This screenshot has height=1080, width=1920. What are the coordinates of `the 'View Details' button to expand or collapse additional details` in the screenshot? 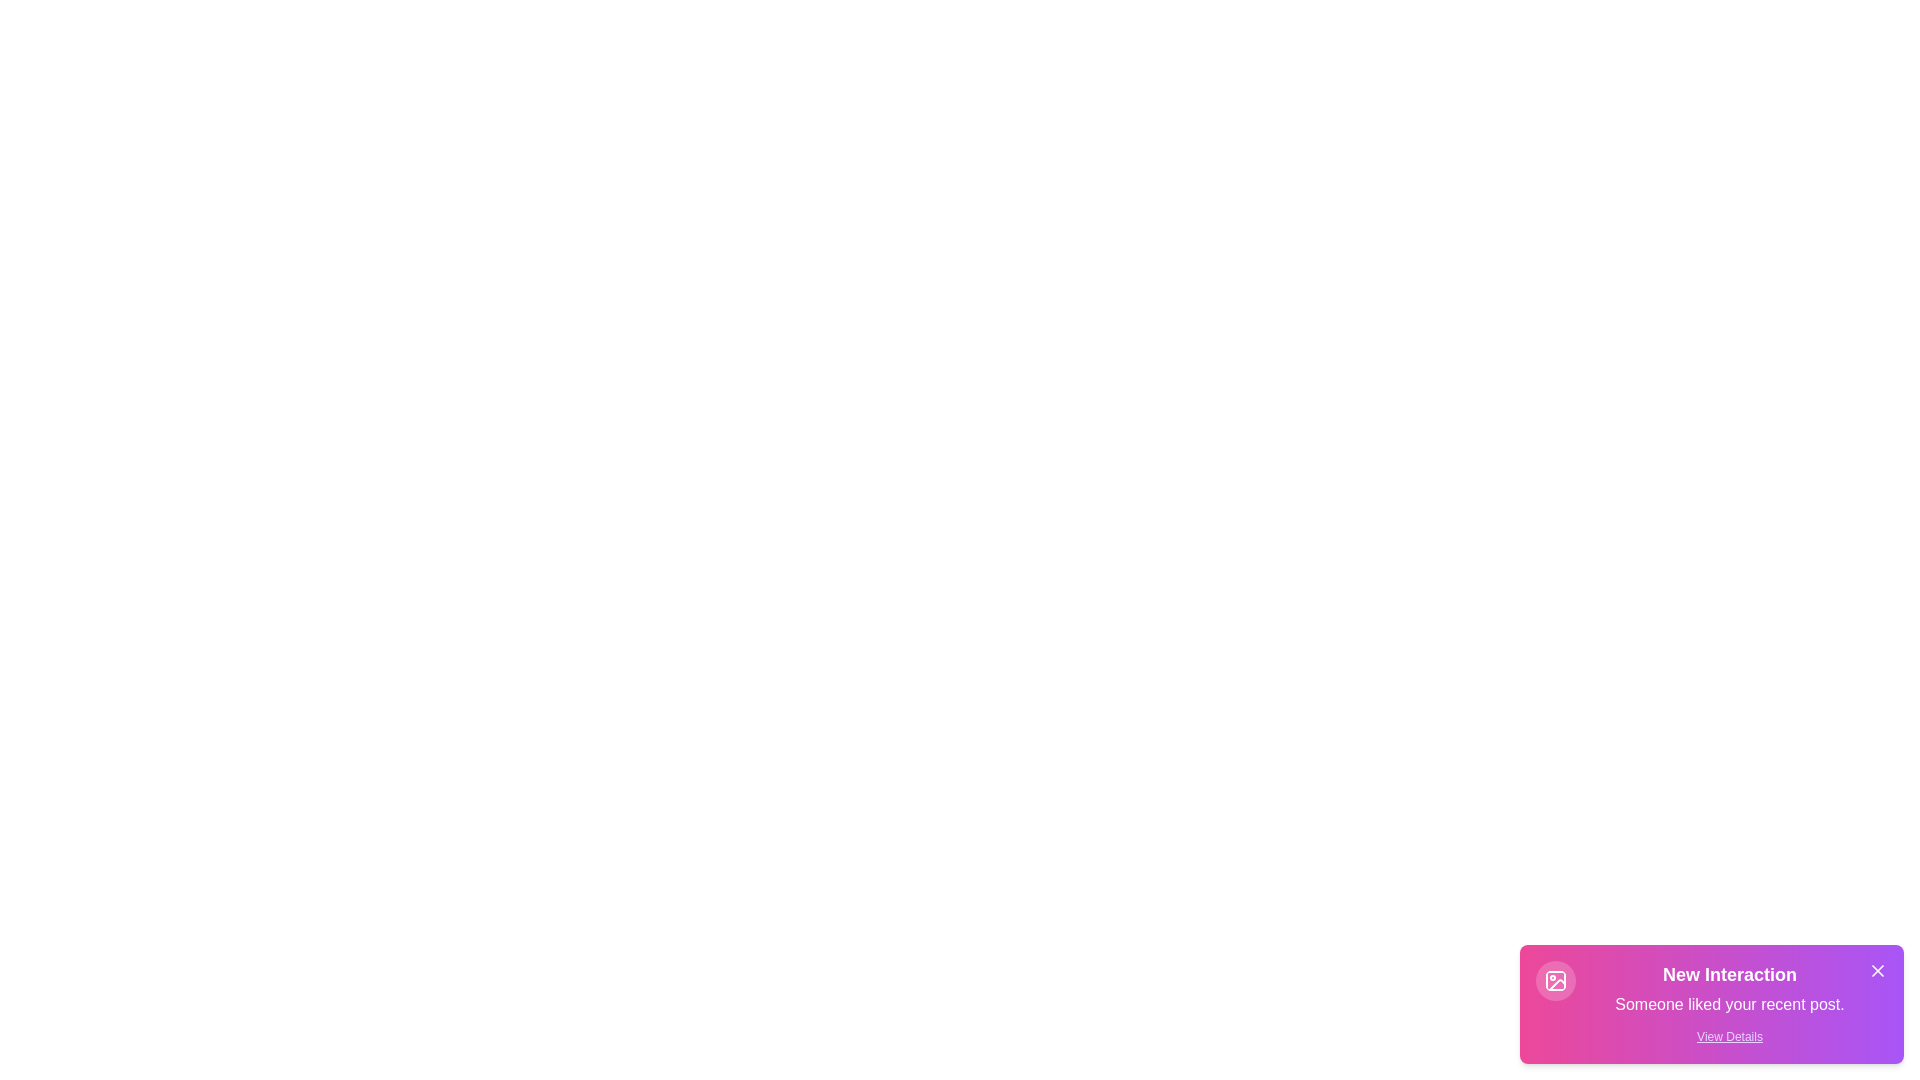 It's located at (1728, 1036).